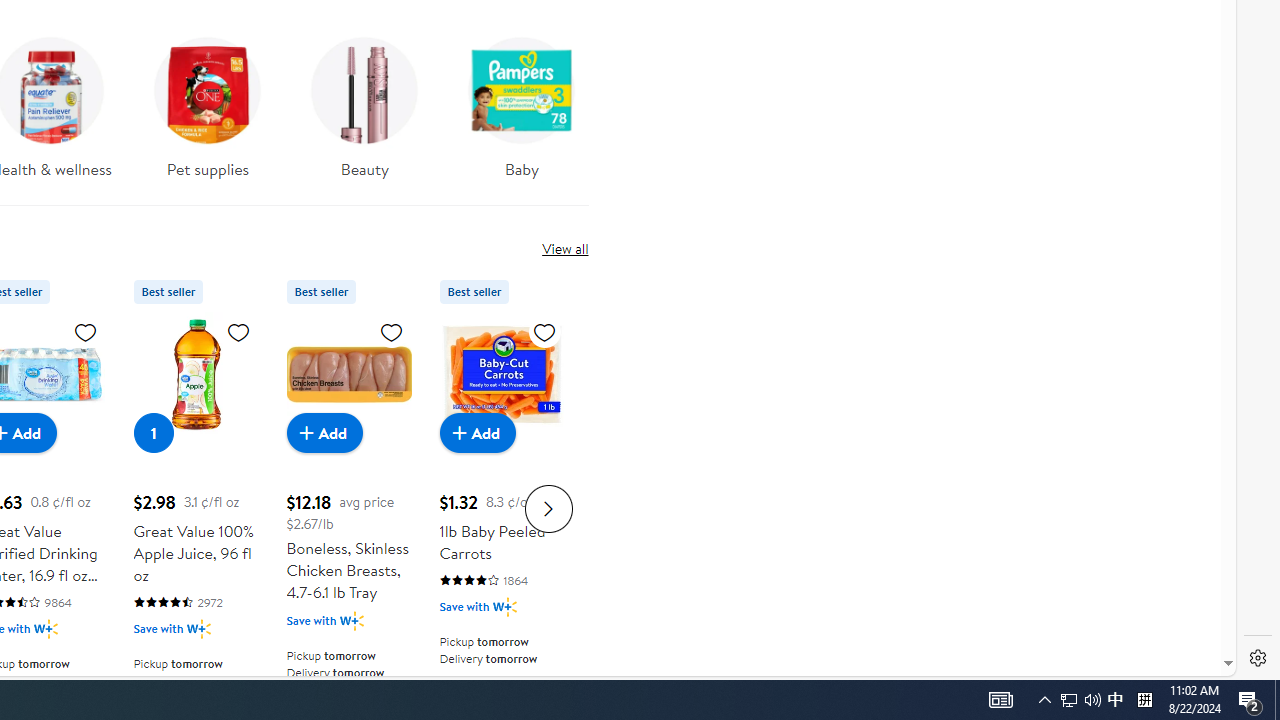  What do you see at coordinates (564, 247) in the screenshot?
I see `'View all'` at bounding box center [564, 247].